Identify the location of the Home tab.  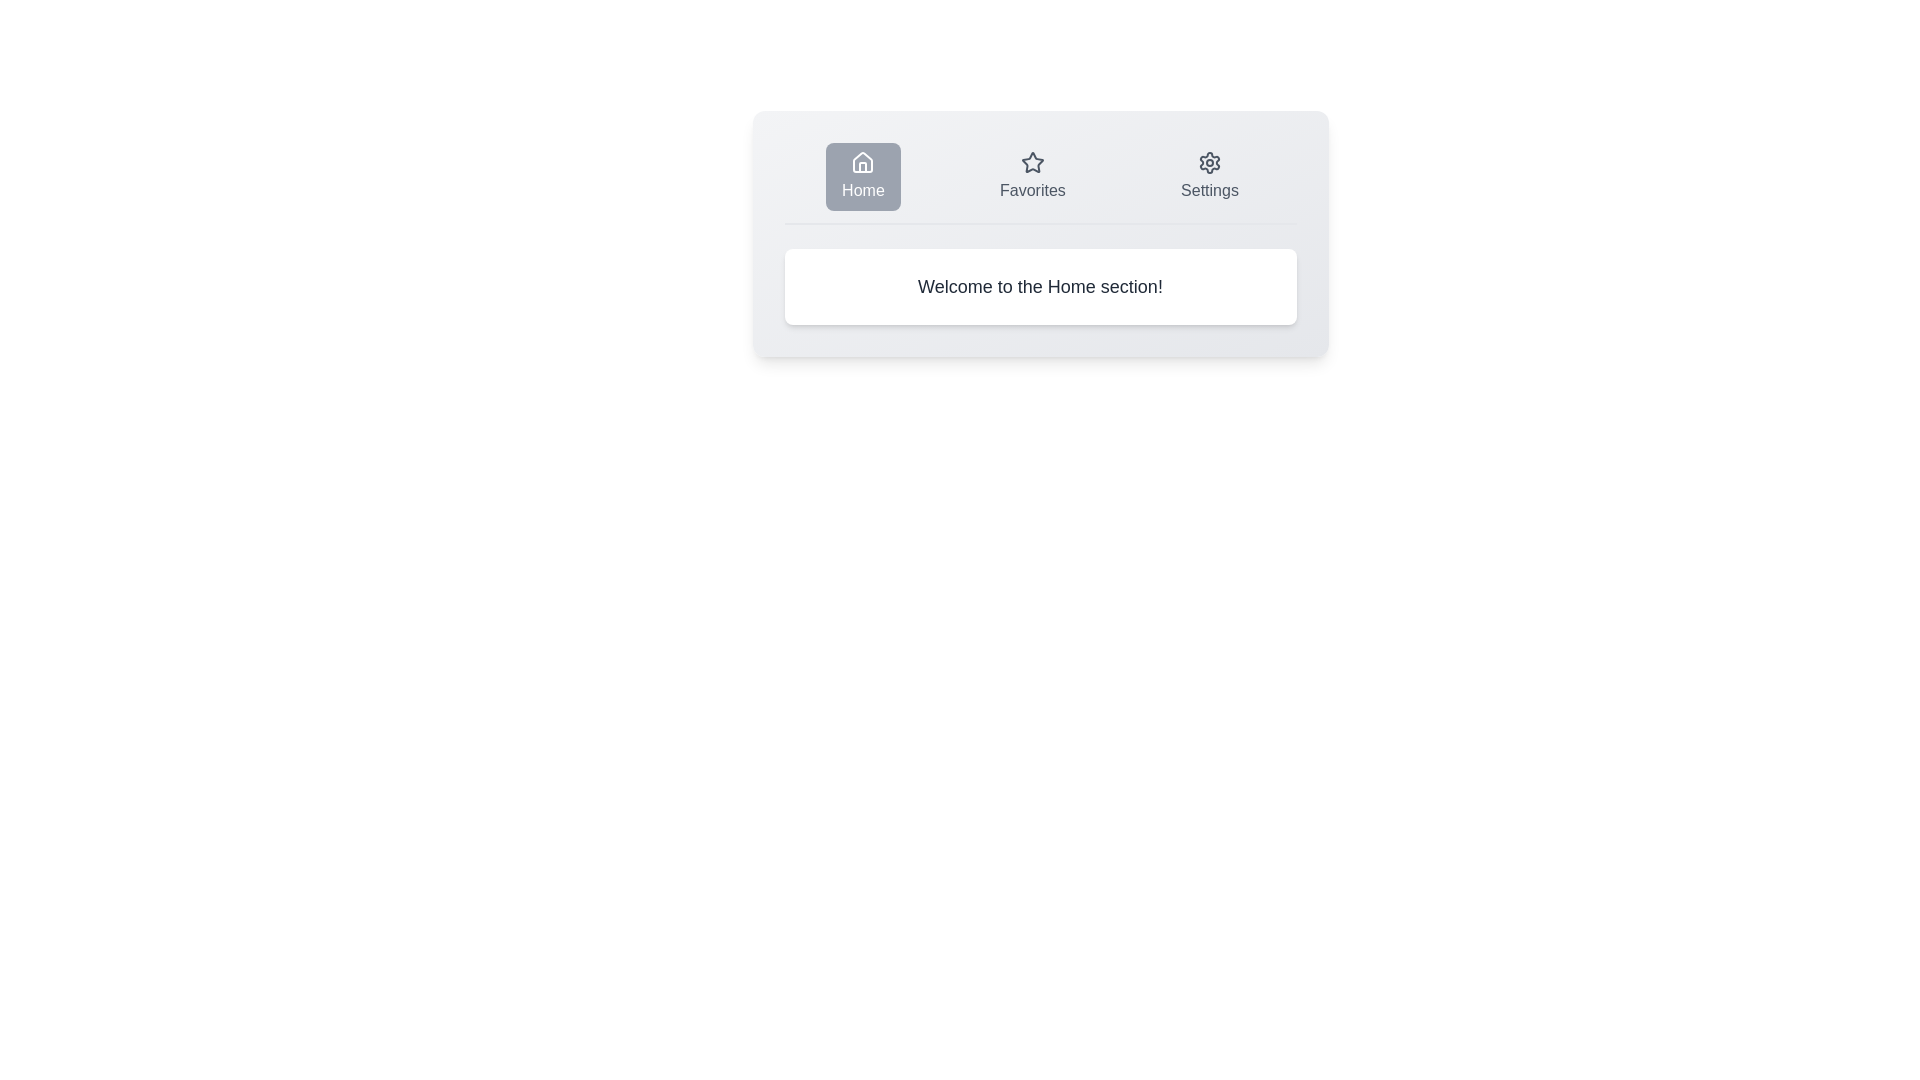
(863, 176).